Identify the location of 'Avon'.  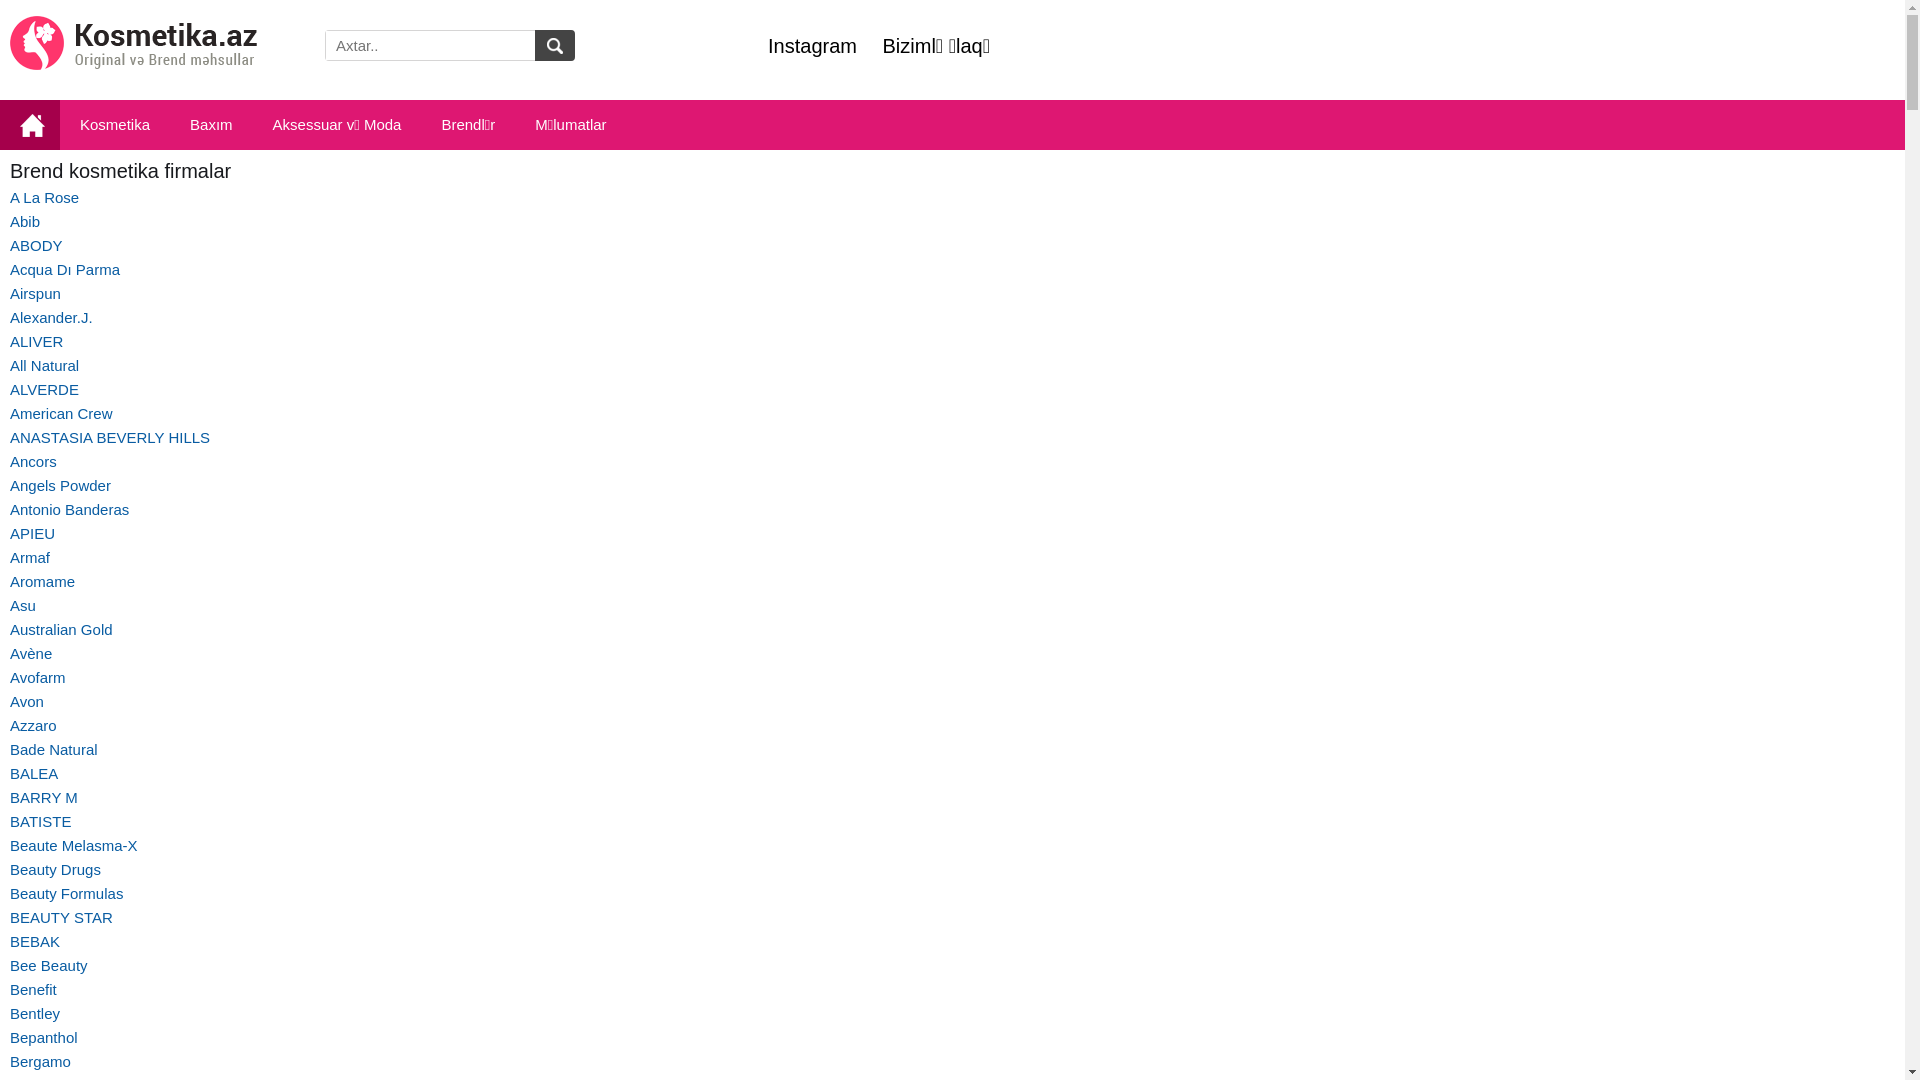
(27, 700).